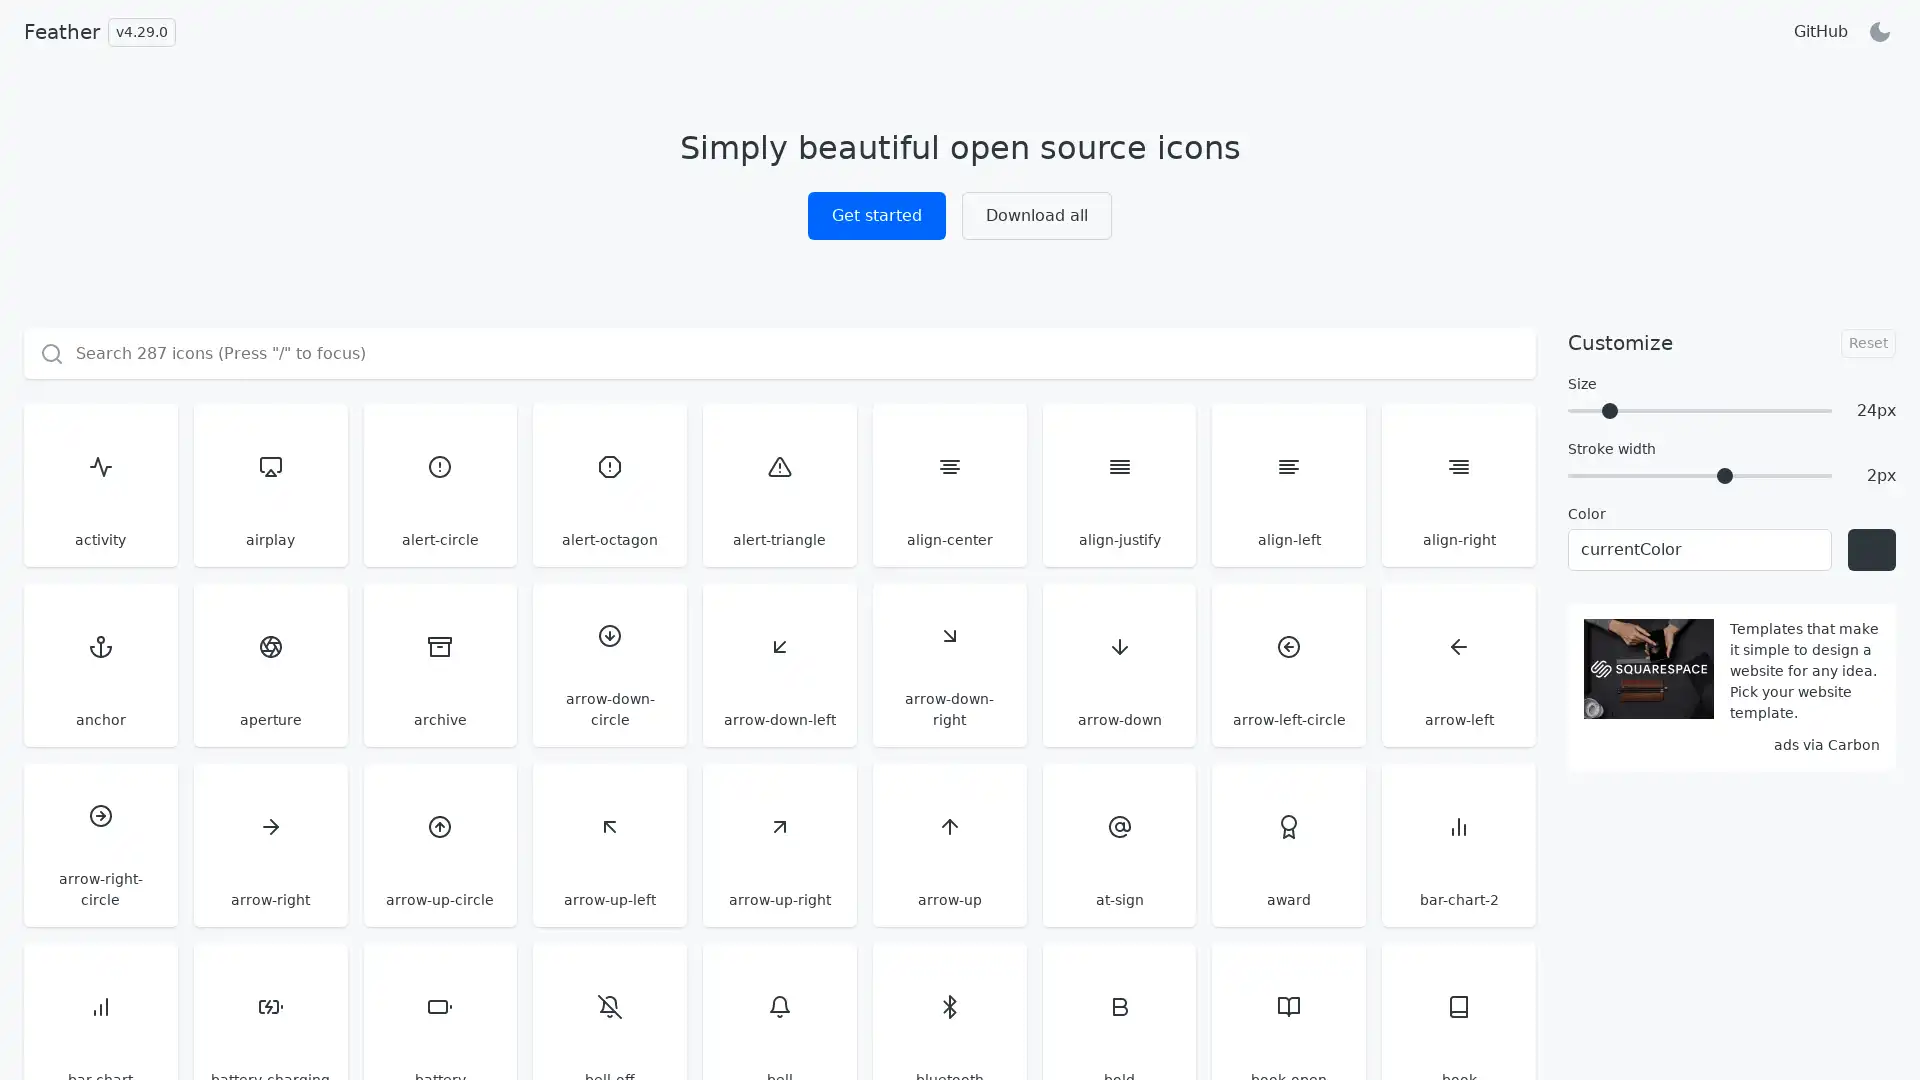  What do you see at coordinates (1459, 844) in the screenshot?
I see `bar-chart-2` at bounding box center [1459, 844].